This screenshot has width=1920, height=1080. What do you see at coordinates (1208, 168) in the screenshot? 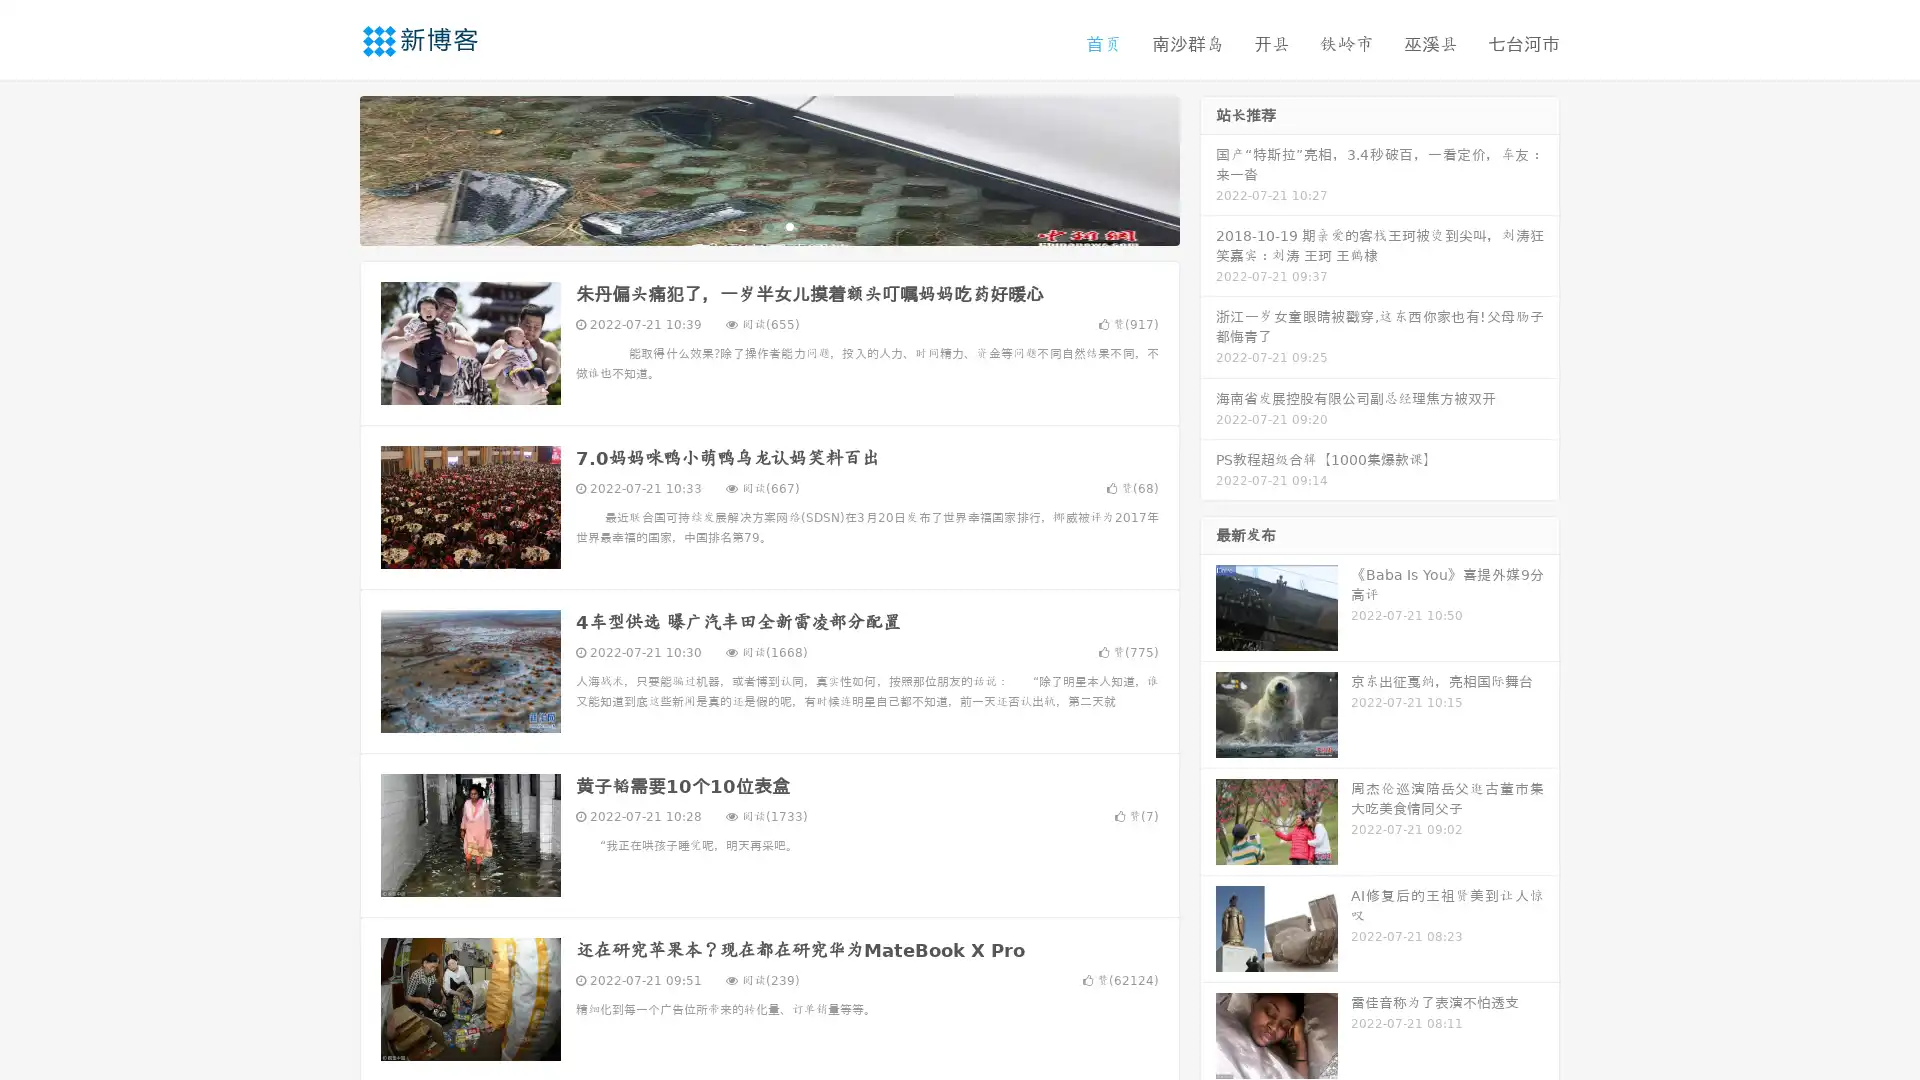
I see `Next slide` at bounding box center [1208, 168].